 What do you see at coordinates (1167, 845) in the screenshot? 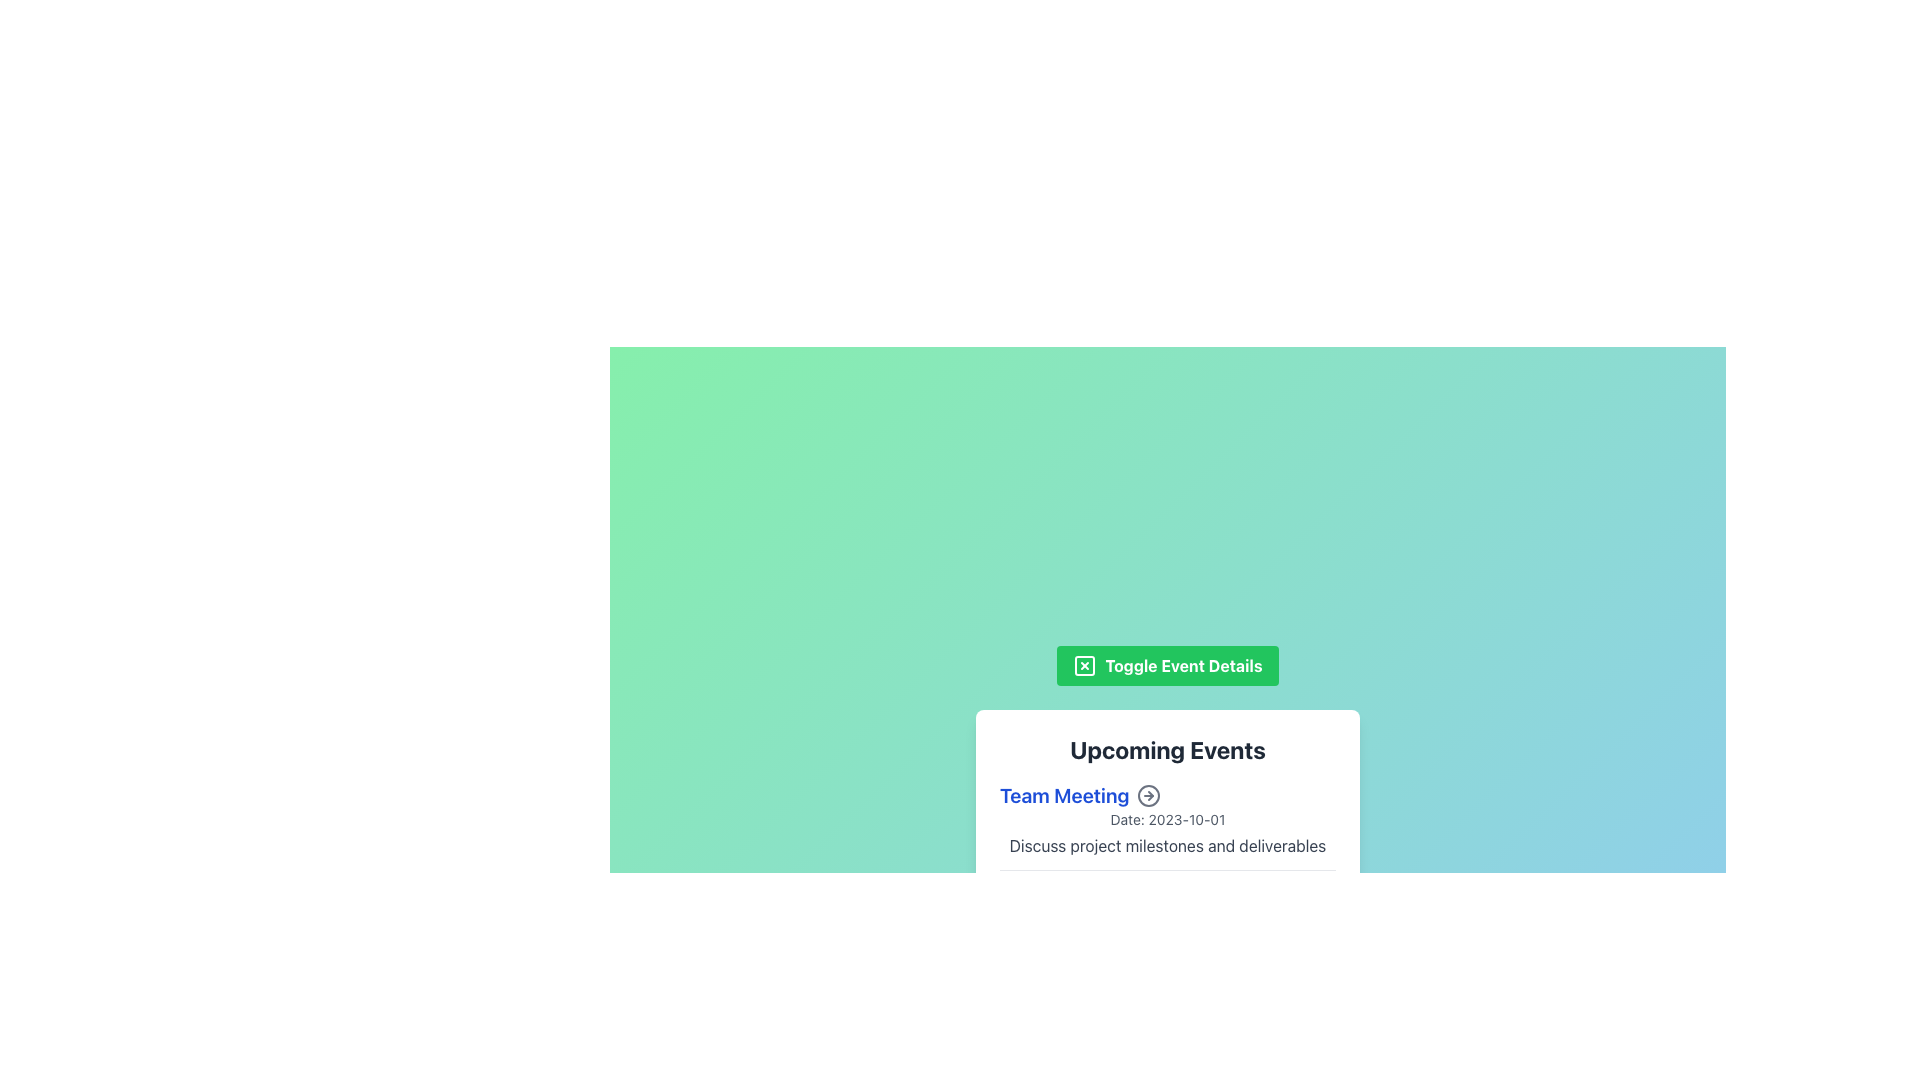
I see `text label that is styled in gray color and smaller font size, located under the section title and date, which reads 'Discuss project milestones and deliverables'` at bounding box center [1167, 845].